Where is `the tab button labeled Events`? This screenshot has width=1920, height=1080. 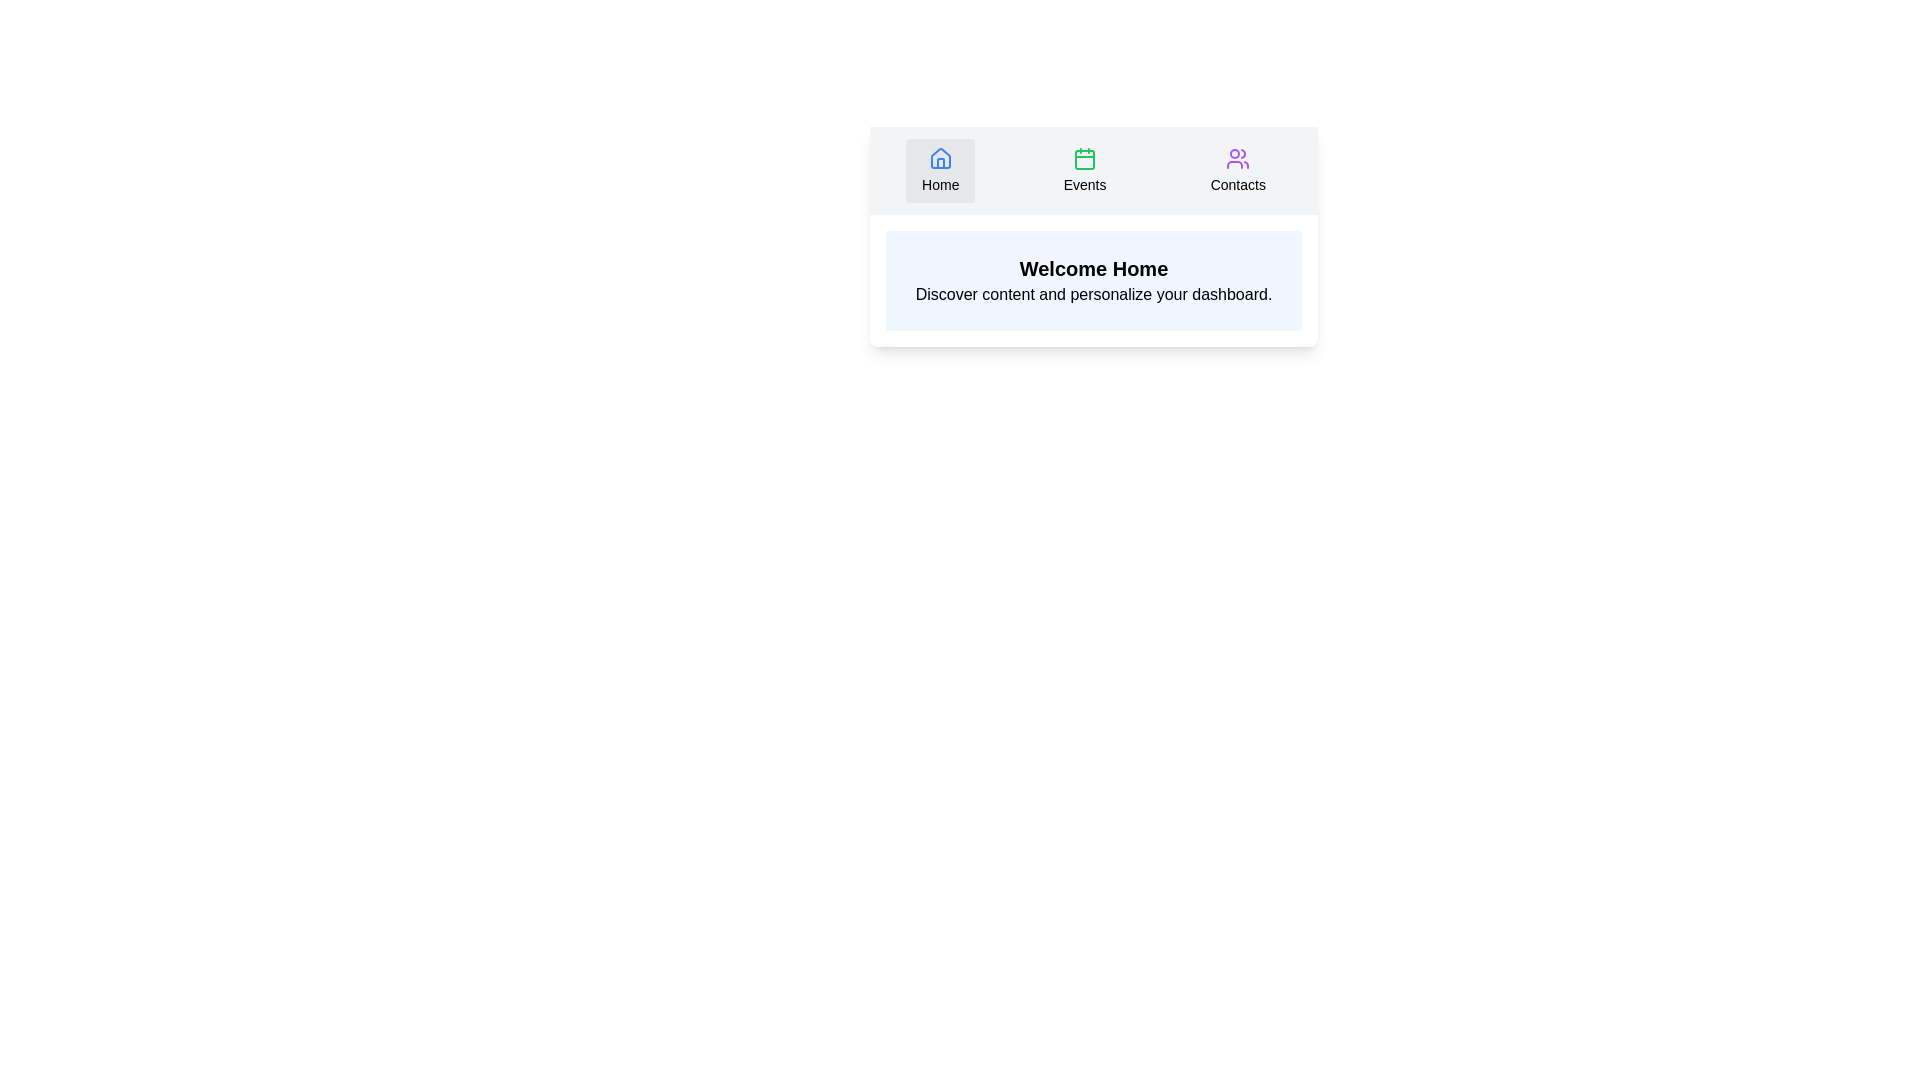 the tab button labeled Events is located at coordinates (1083, 169).